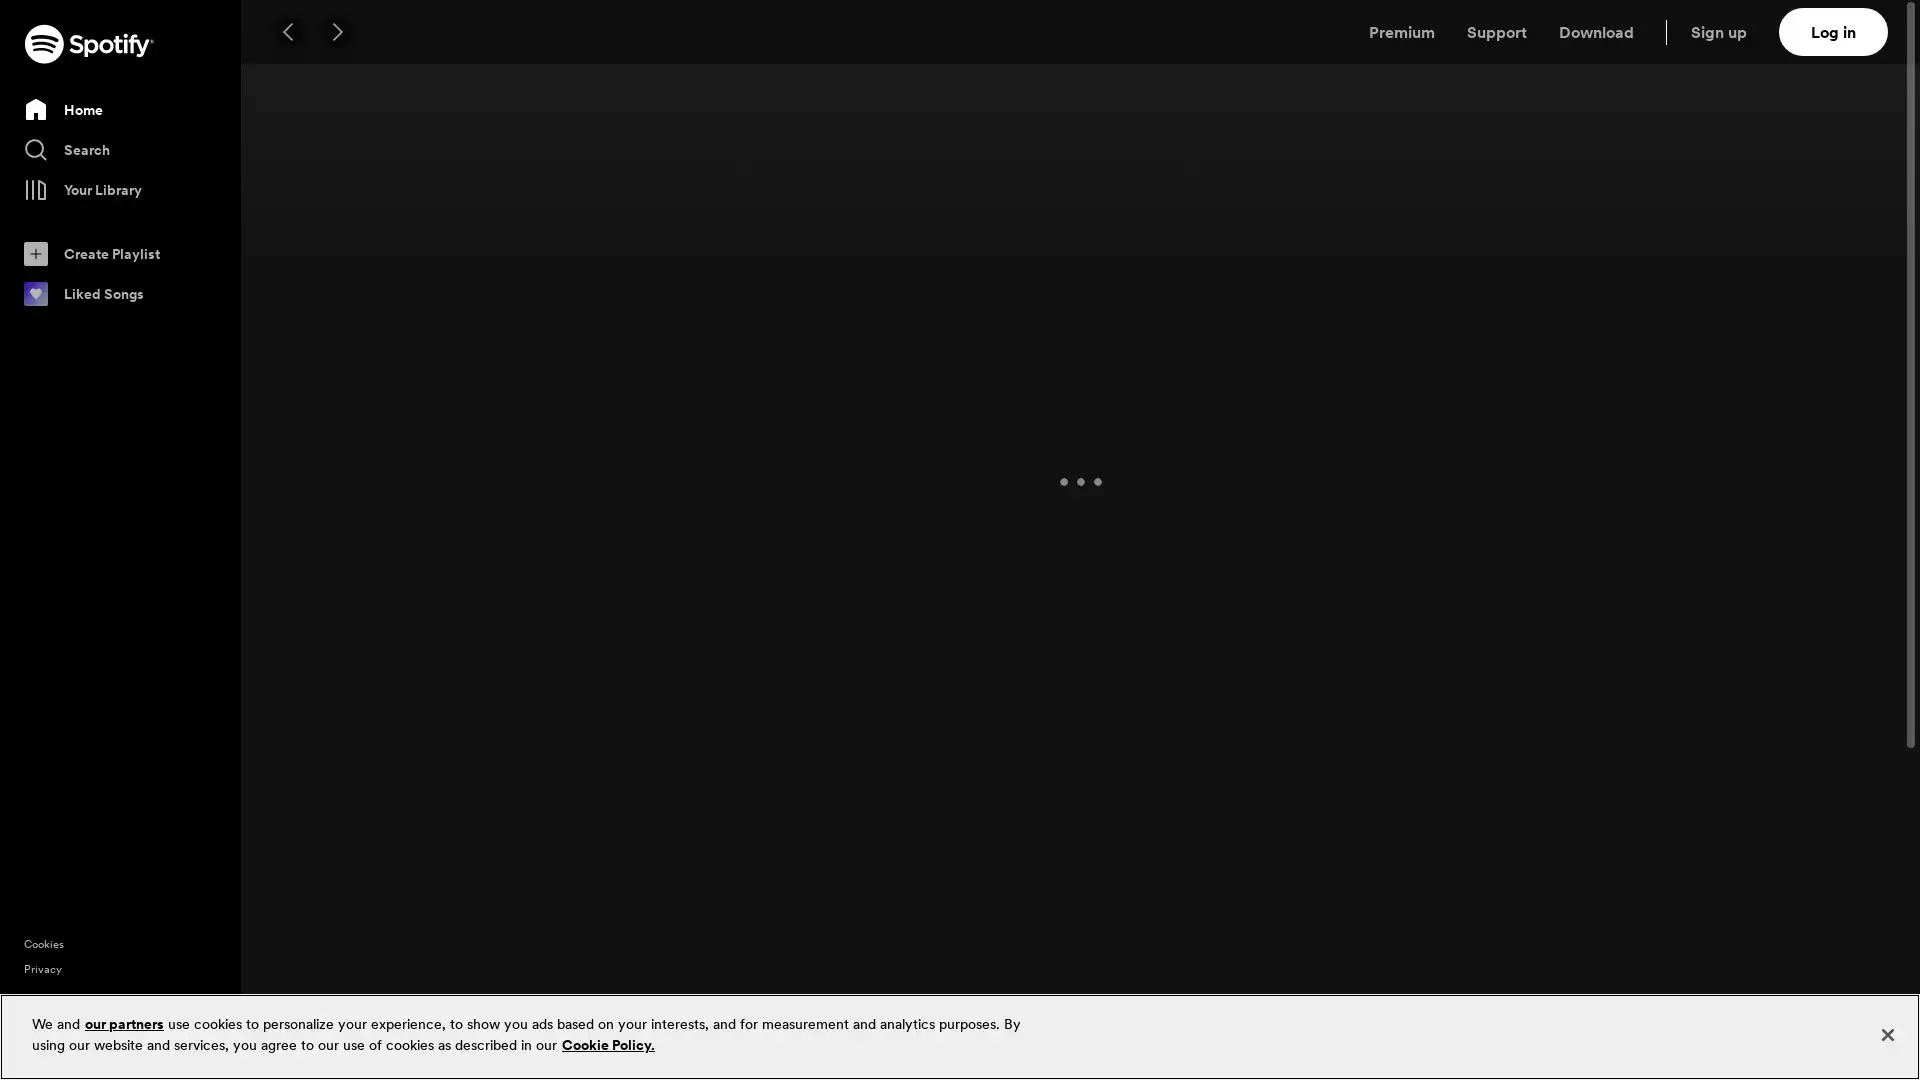  Describe the element at coordinates (815, 1005) in the screenshot. I see `Play BBE` at that location.